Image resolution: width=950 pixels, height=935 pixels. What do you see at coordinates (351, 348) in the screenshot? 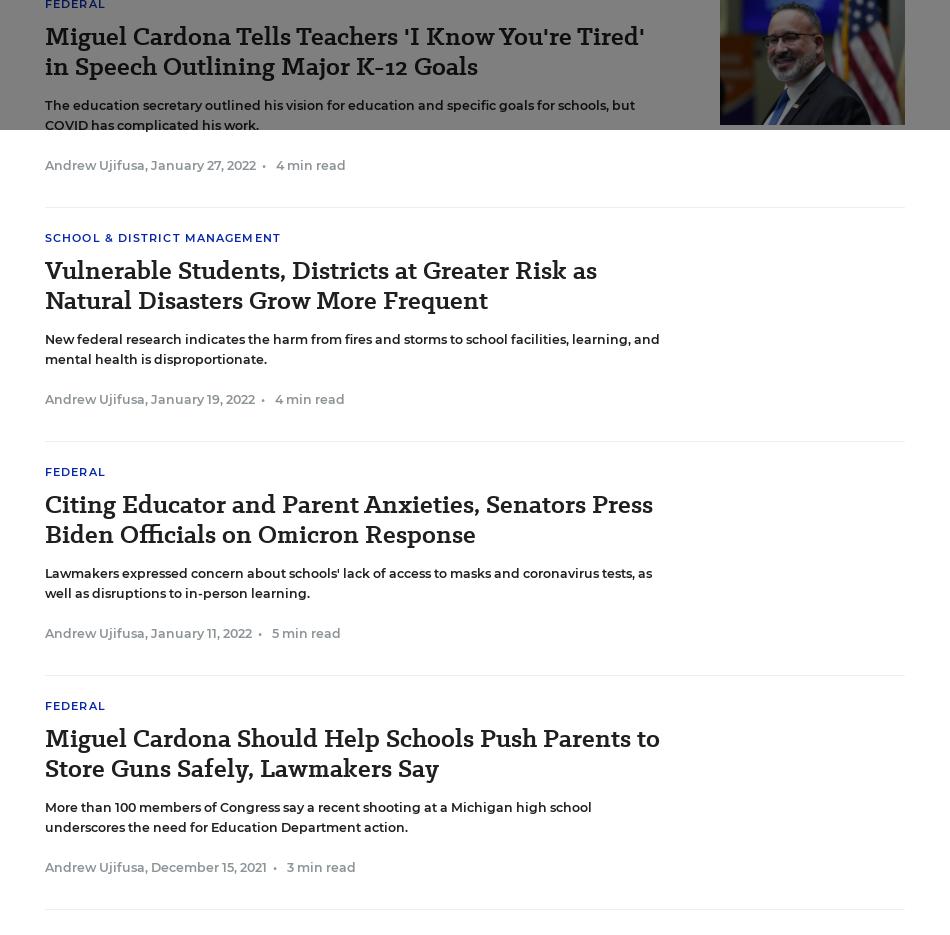
I see `'New federal research indicates the harm from fires and storms to school facilities, learning, and mental health is disproportionate.'` at bounding box center [351, 348].